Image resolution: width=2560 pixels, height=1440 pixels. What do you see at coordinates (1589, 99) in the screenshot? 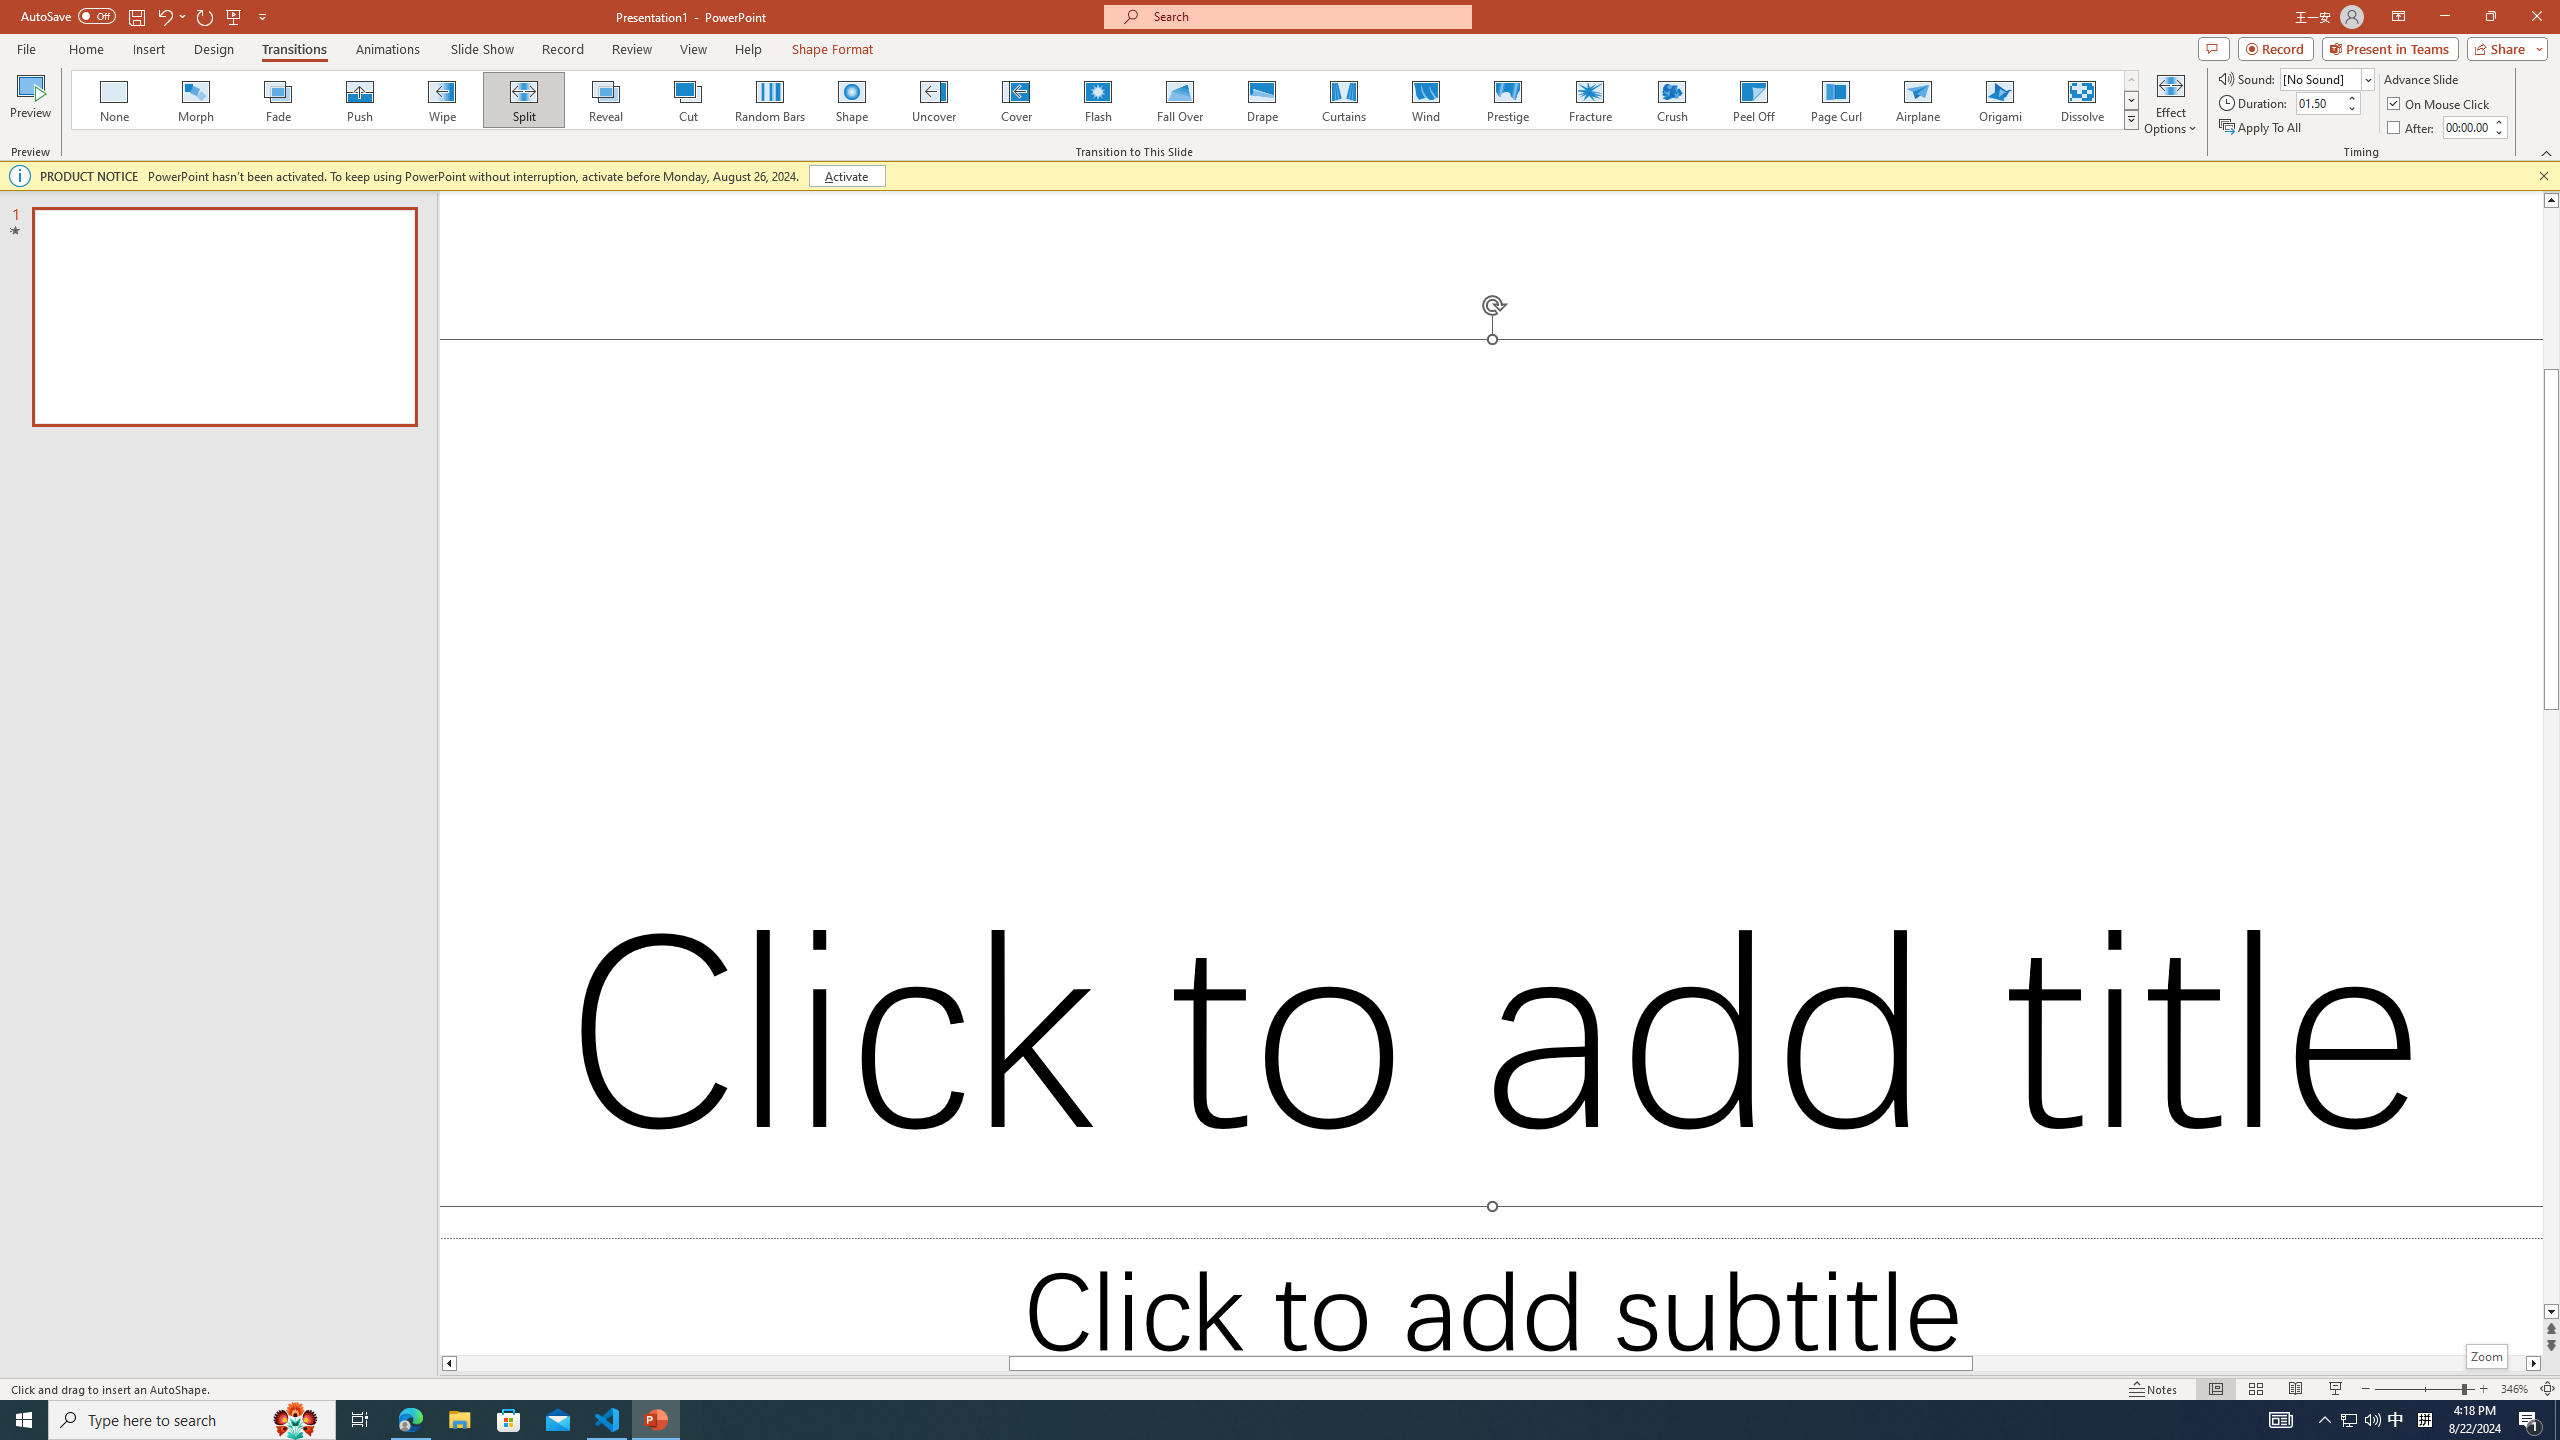
I see `'Fracture'` at bounding box center [1589, 99].